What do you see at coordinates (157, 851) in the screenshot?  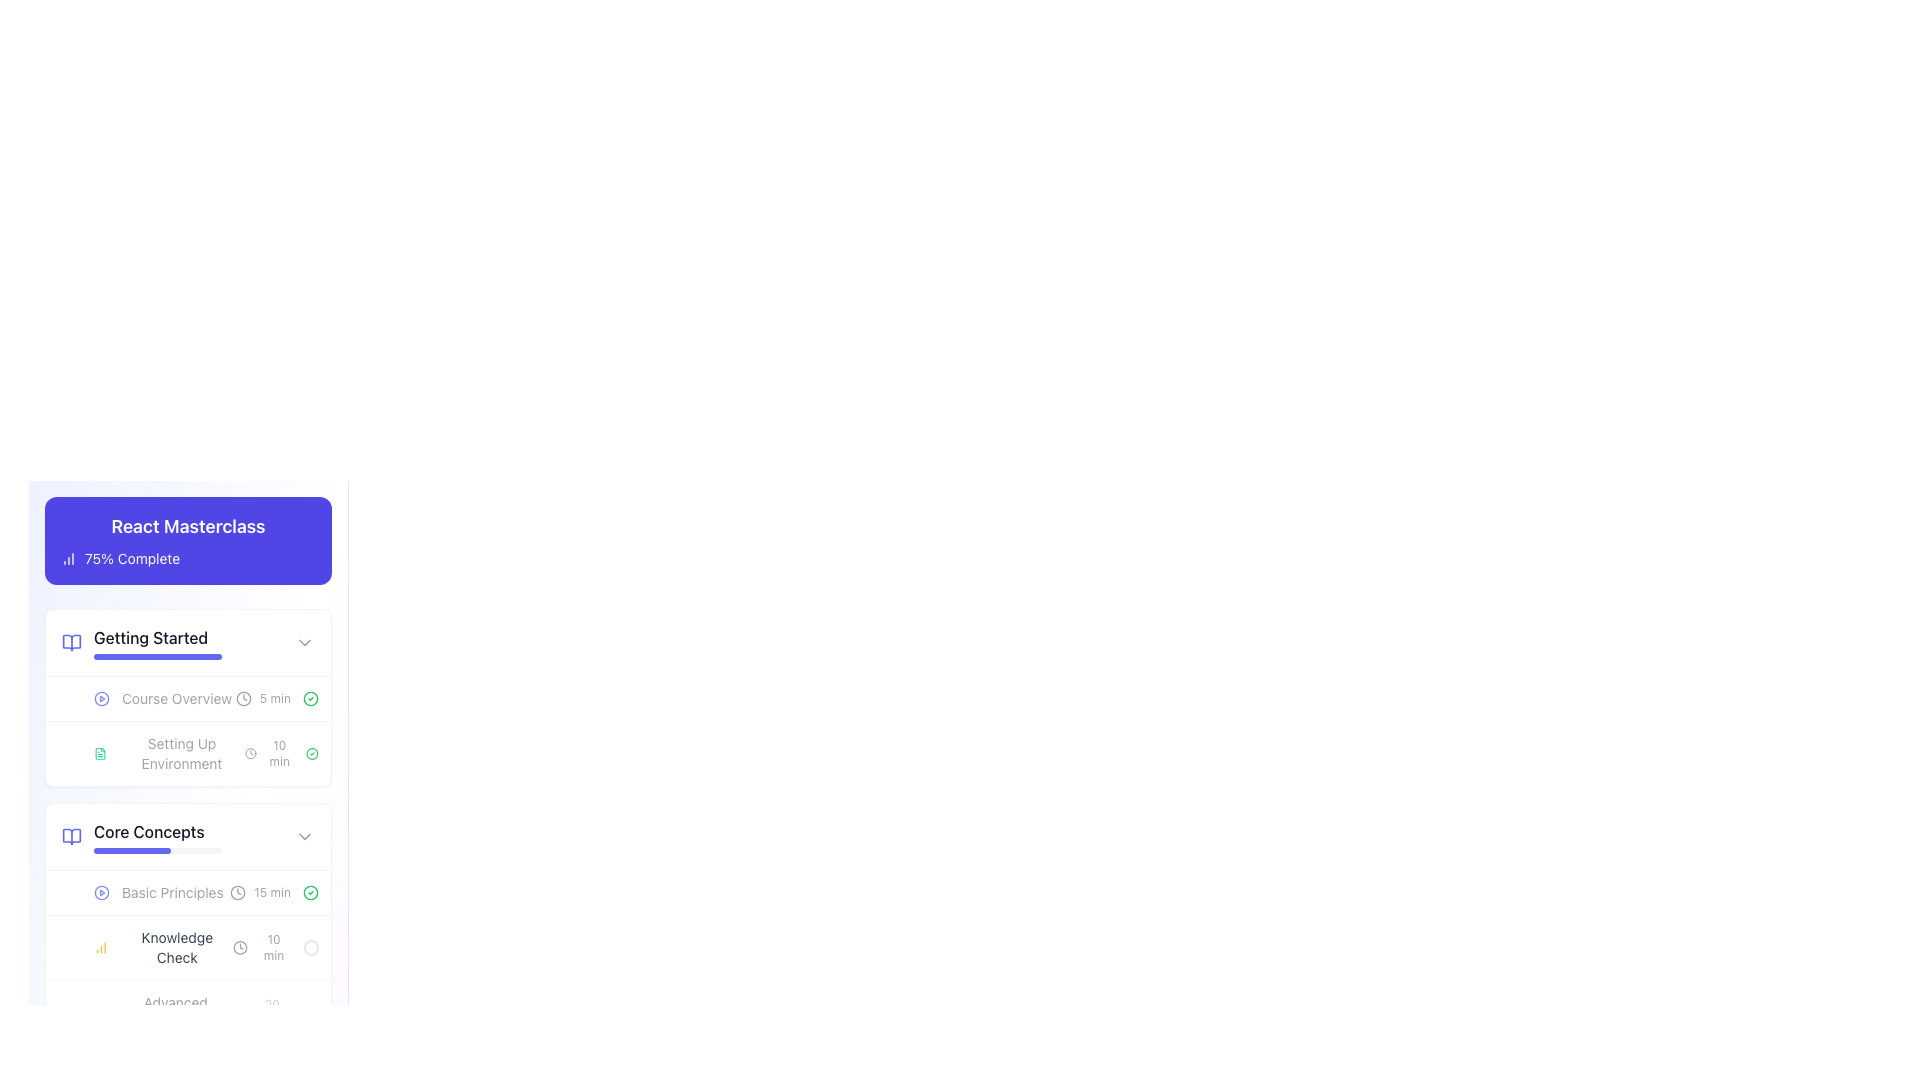 I see `the horizontal progress bar located below the 'Core Concepts' title, which has a light gray background and an indigo filled section indicating progress` at bounding box center [157, 851].